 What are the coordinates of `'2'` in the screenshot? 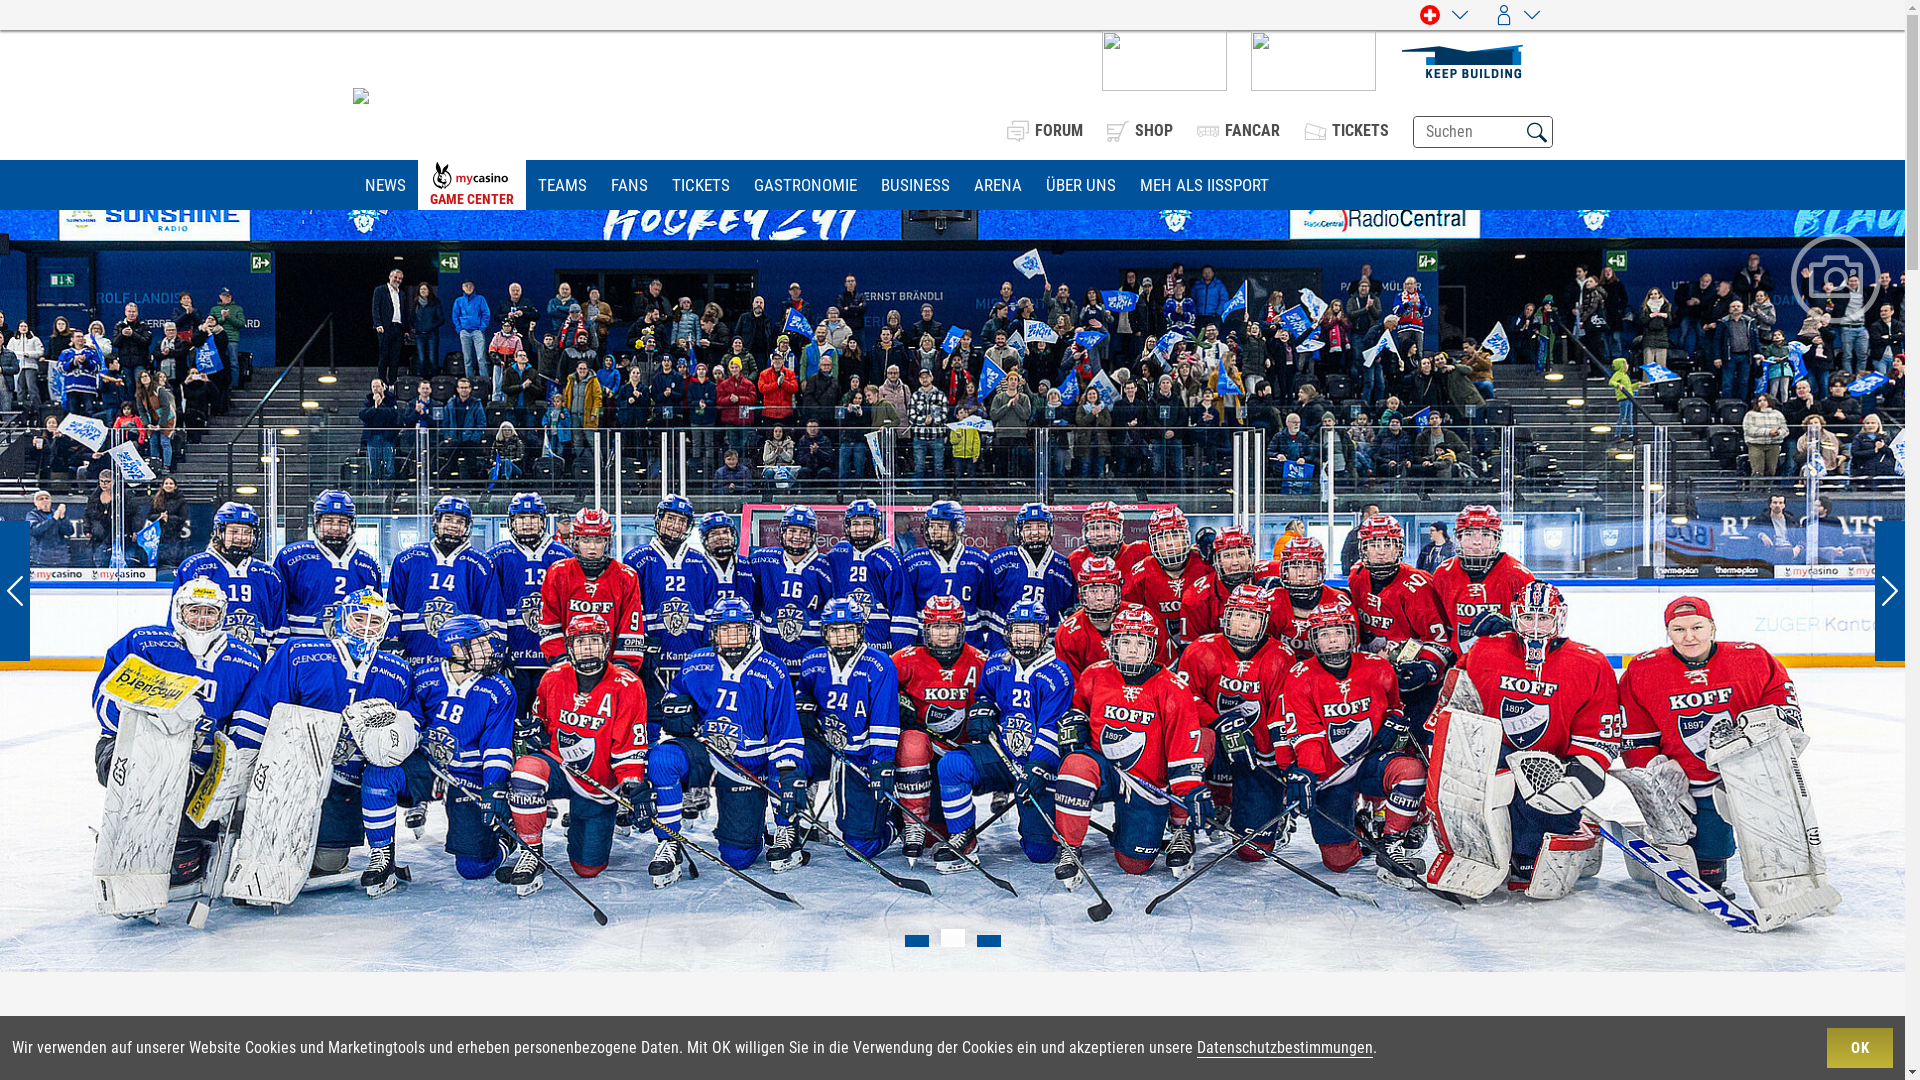 It's located at (949, 945).